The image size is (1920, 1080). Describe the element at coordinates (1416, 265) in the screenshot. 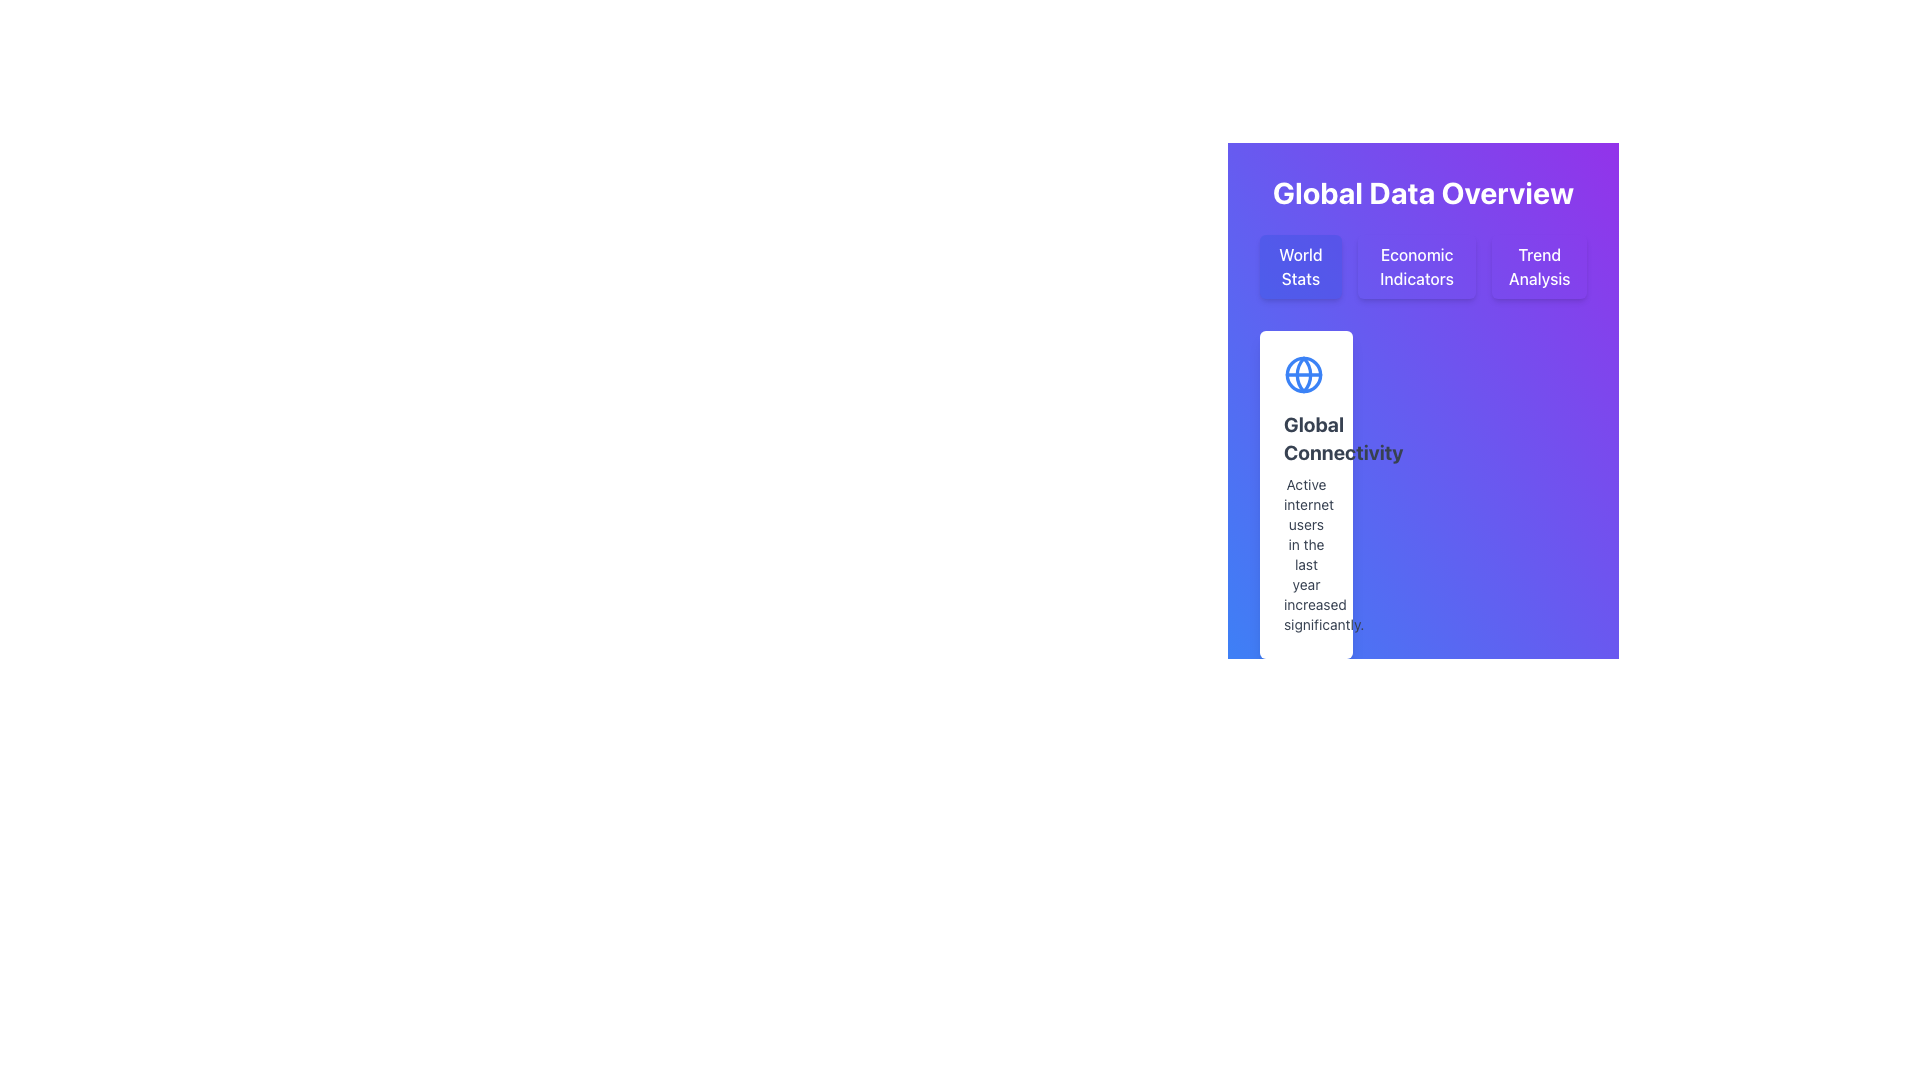

I see `the middle button` at that location.